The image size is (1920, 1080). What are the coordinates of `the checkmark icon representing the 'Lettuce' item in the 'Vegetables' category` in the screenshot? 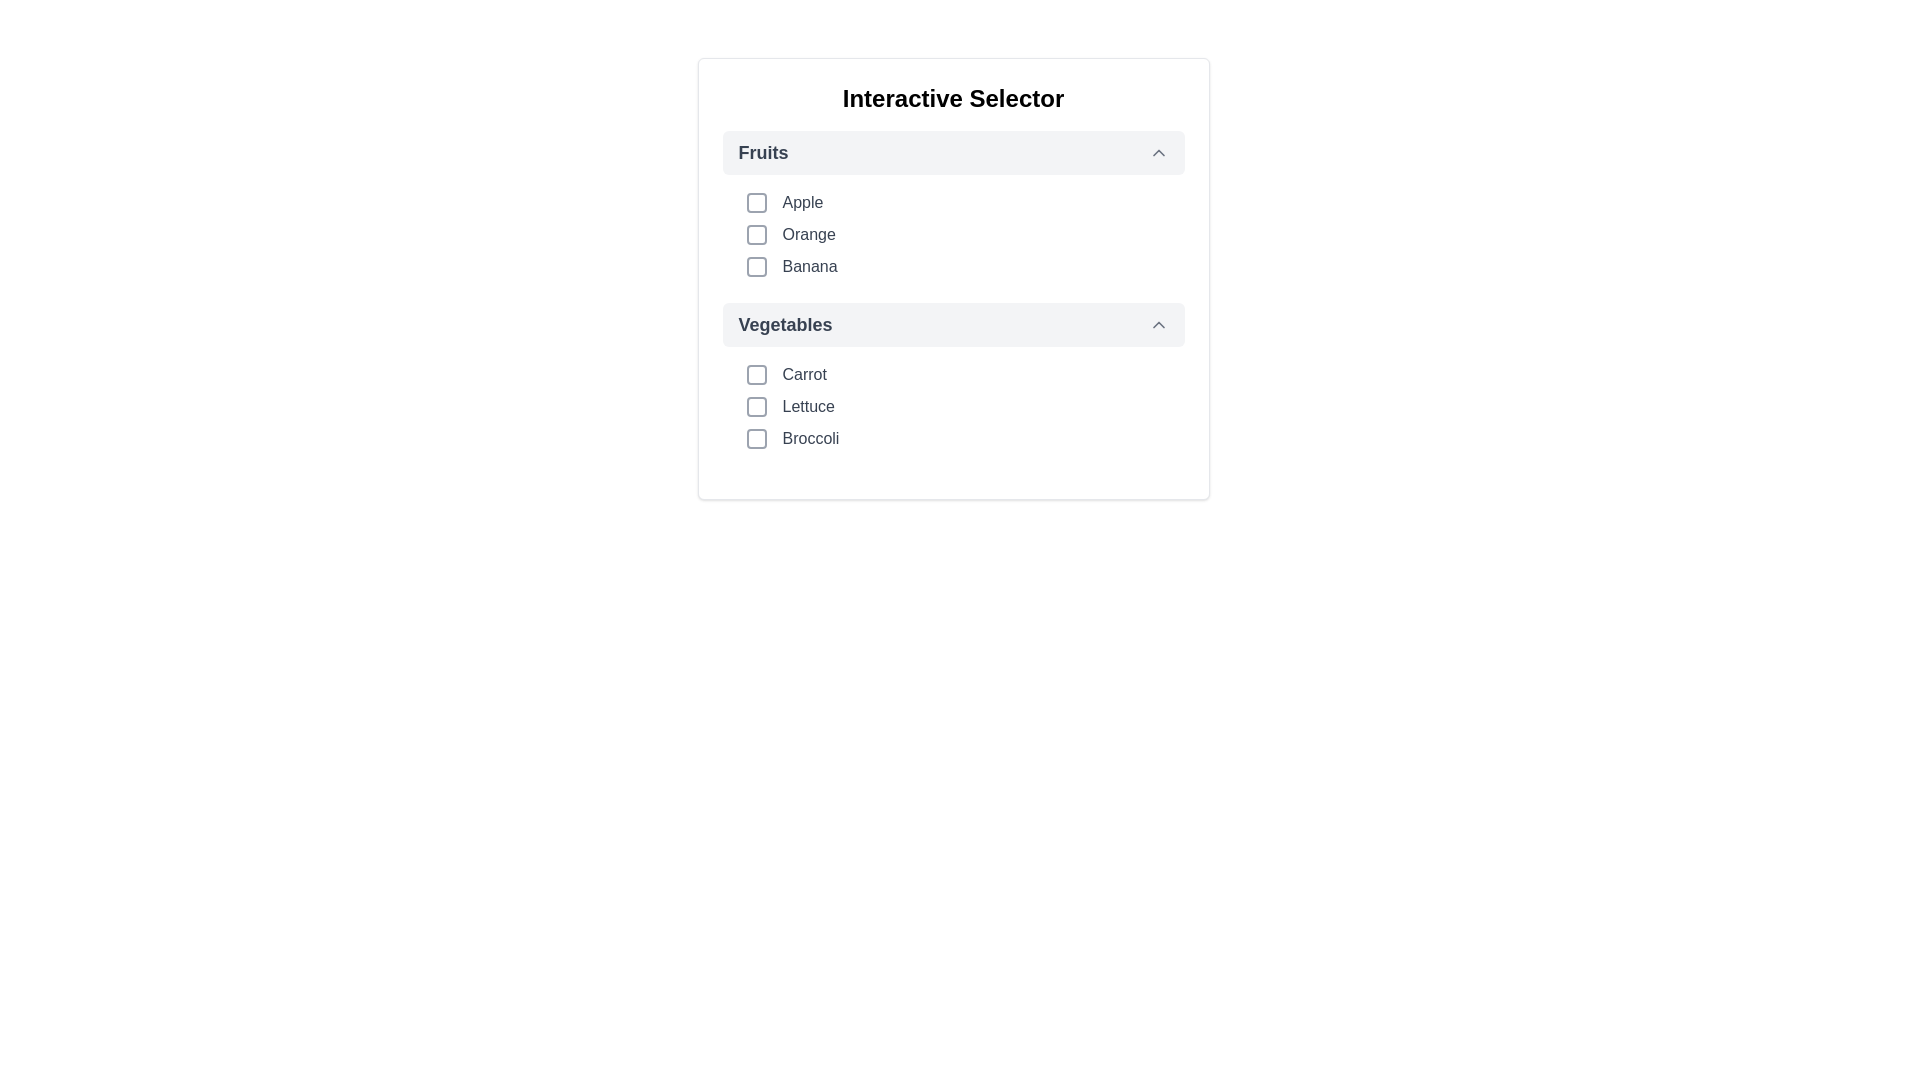 It's located at (755, 406).